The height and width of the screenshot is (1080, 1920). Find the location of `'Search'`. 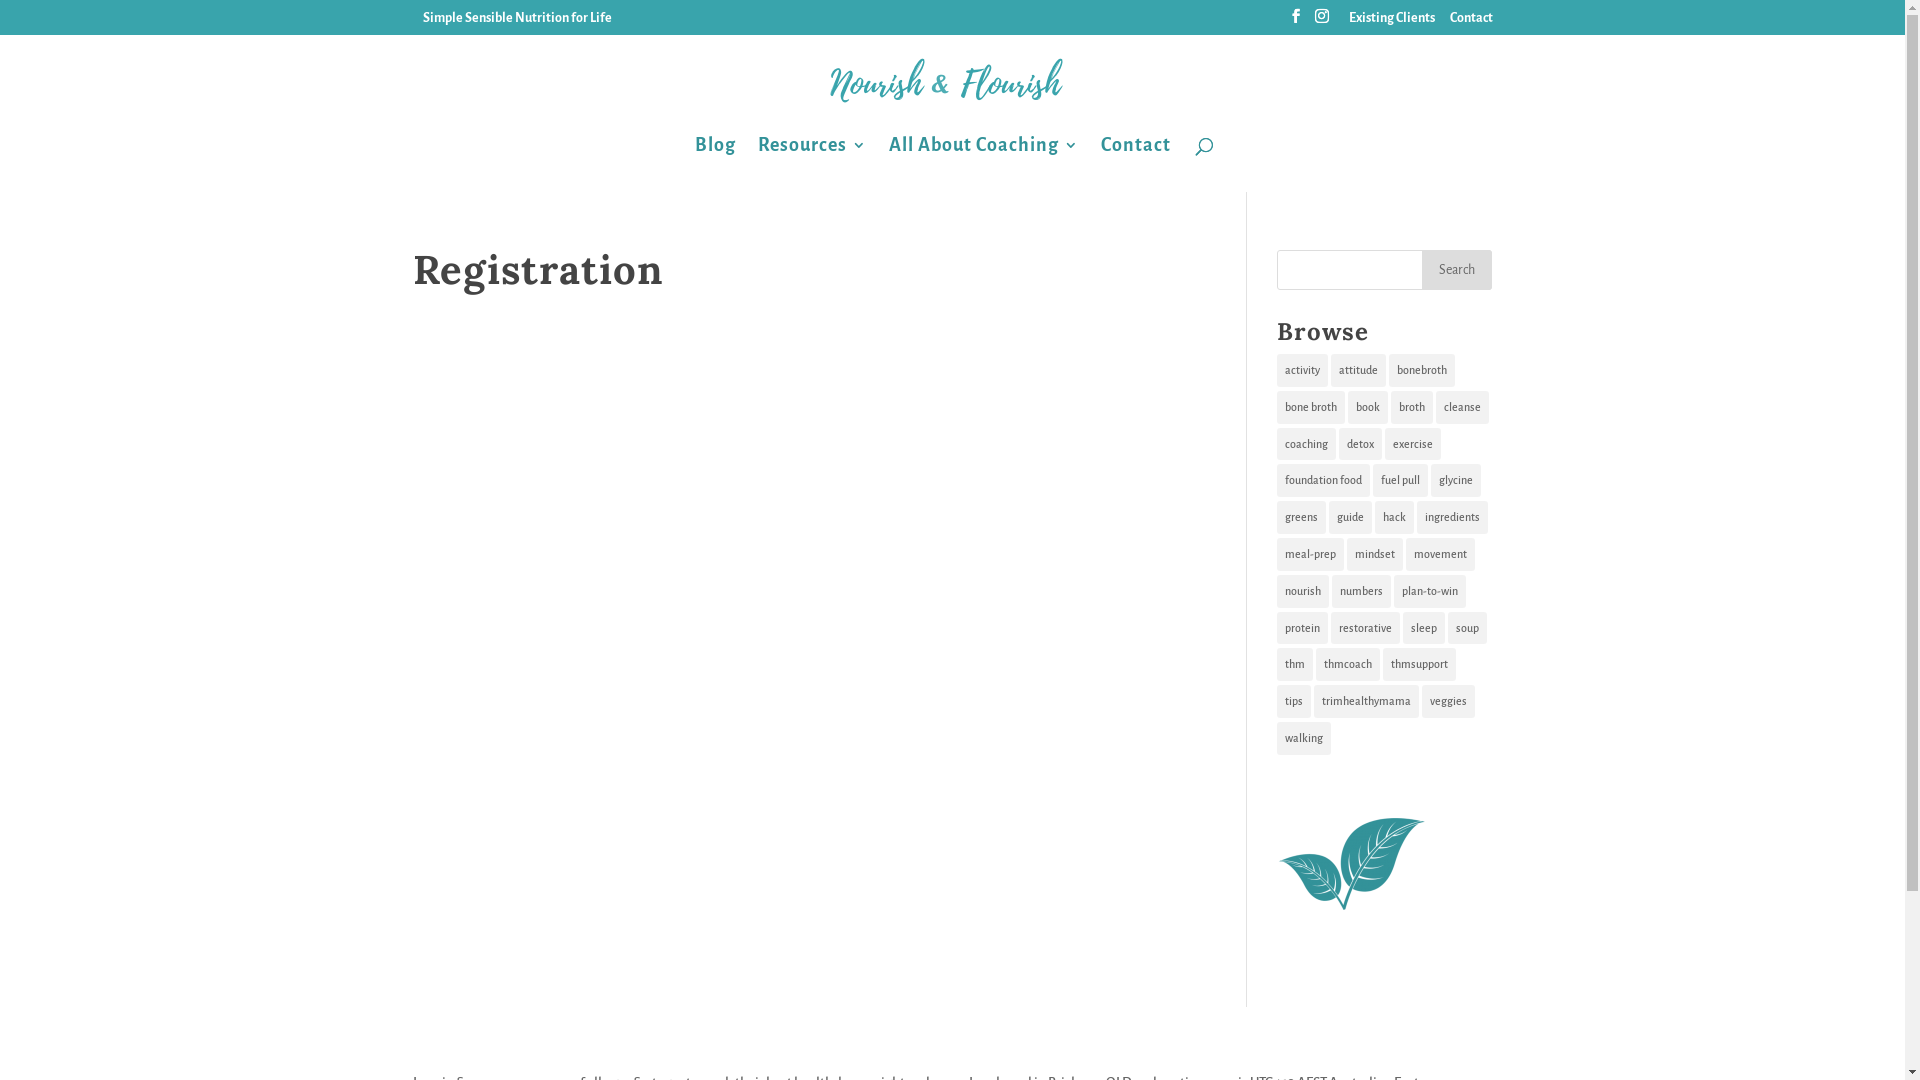

'Search' is located at coordinates (1457, 270).